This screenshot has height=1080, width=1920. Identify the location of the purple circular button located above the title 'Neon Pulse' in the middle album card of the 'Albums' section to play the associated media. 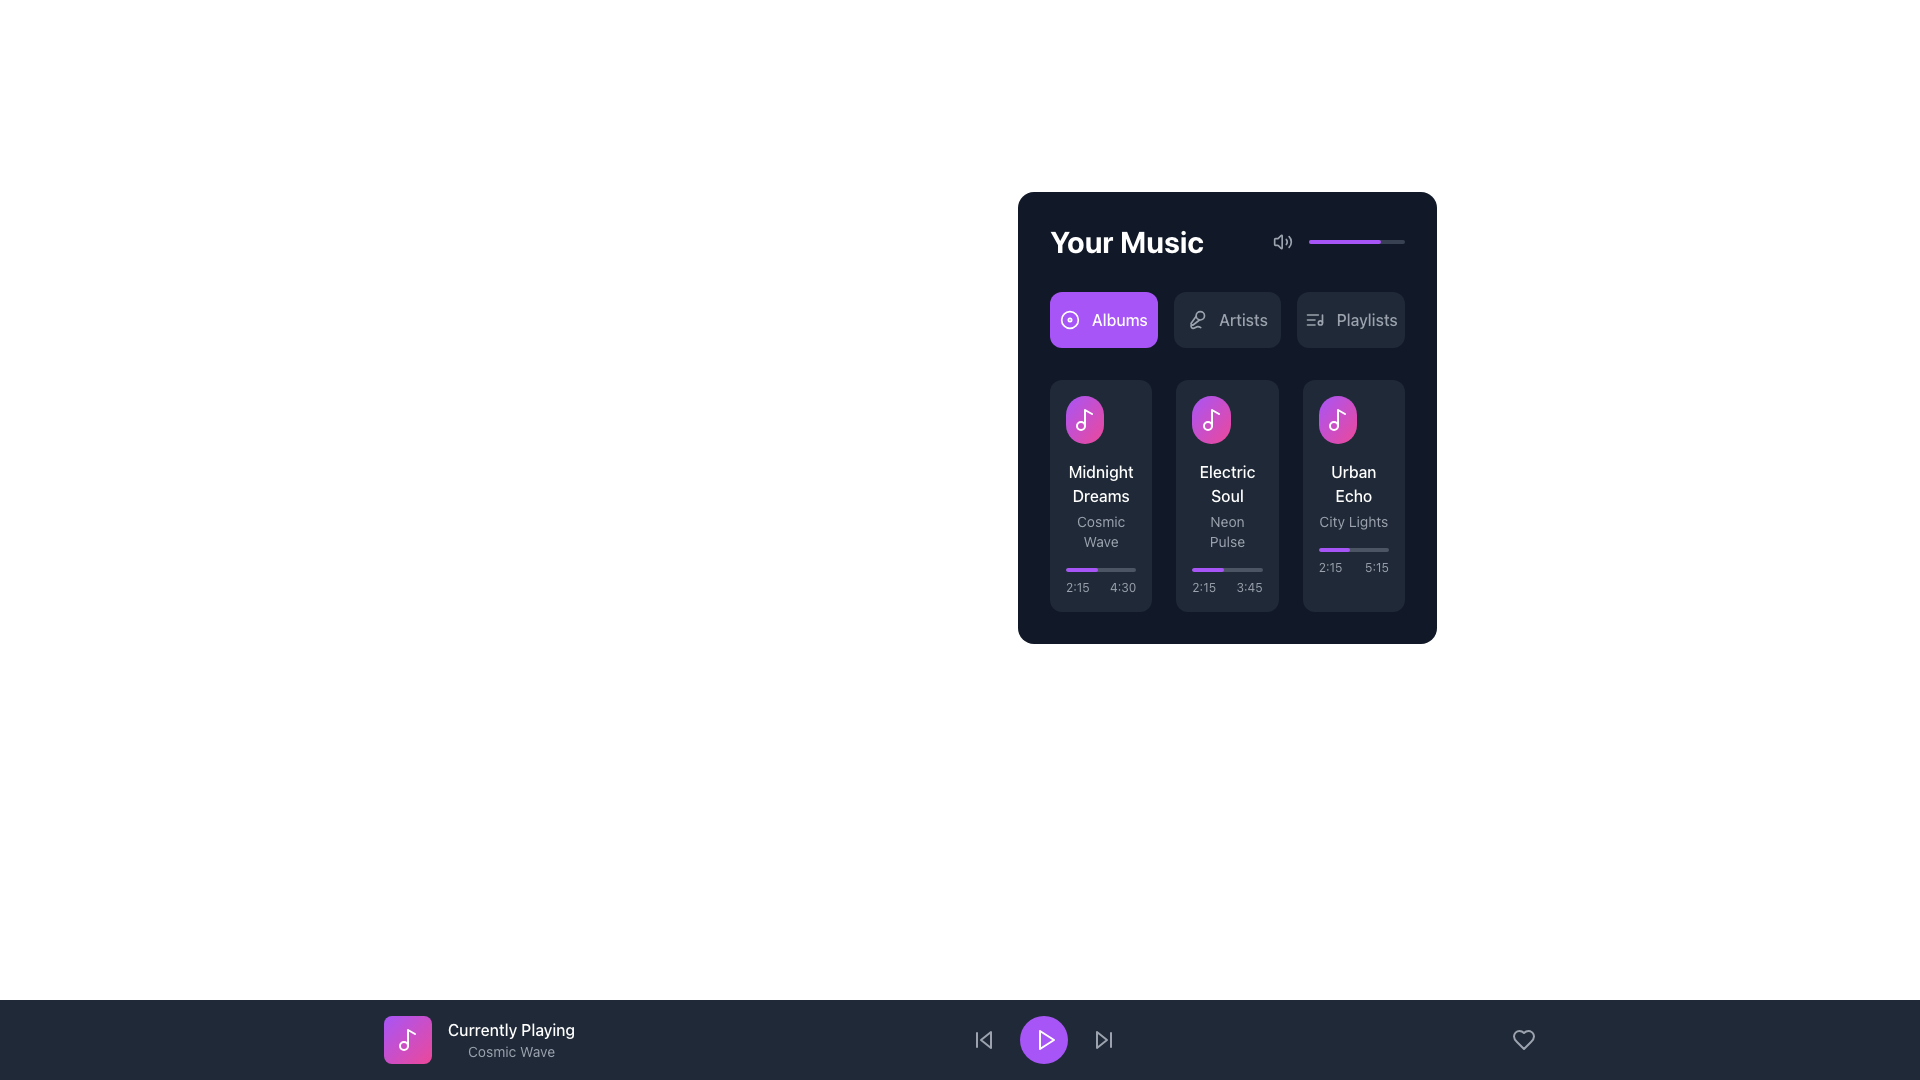
(1247, 419).